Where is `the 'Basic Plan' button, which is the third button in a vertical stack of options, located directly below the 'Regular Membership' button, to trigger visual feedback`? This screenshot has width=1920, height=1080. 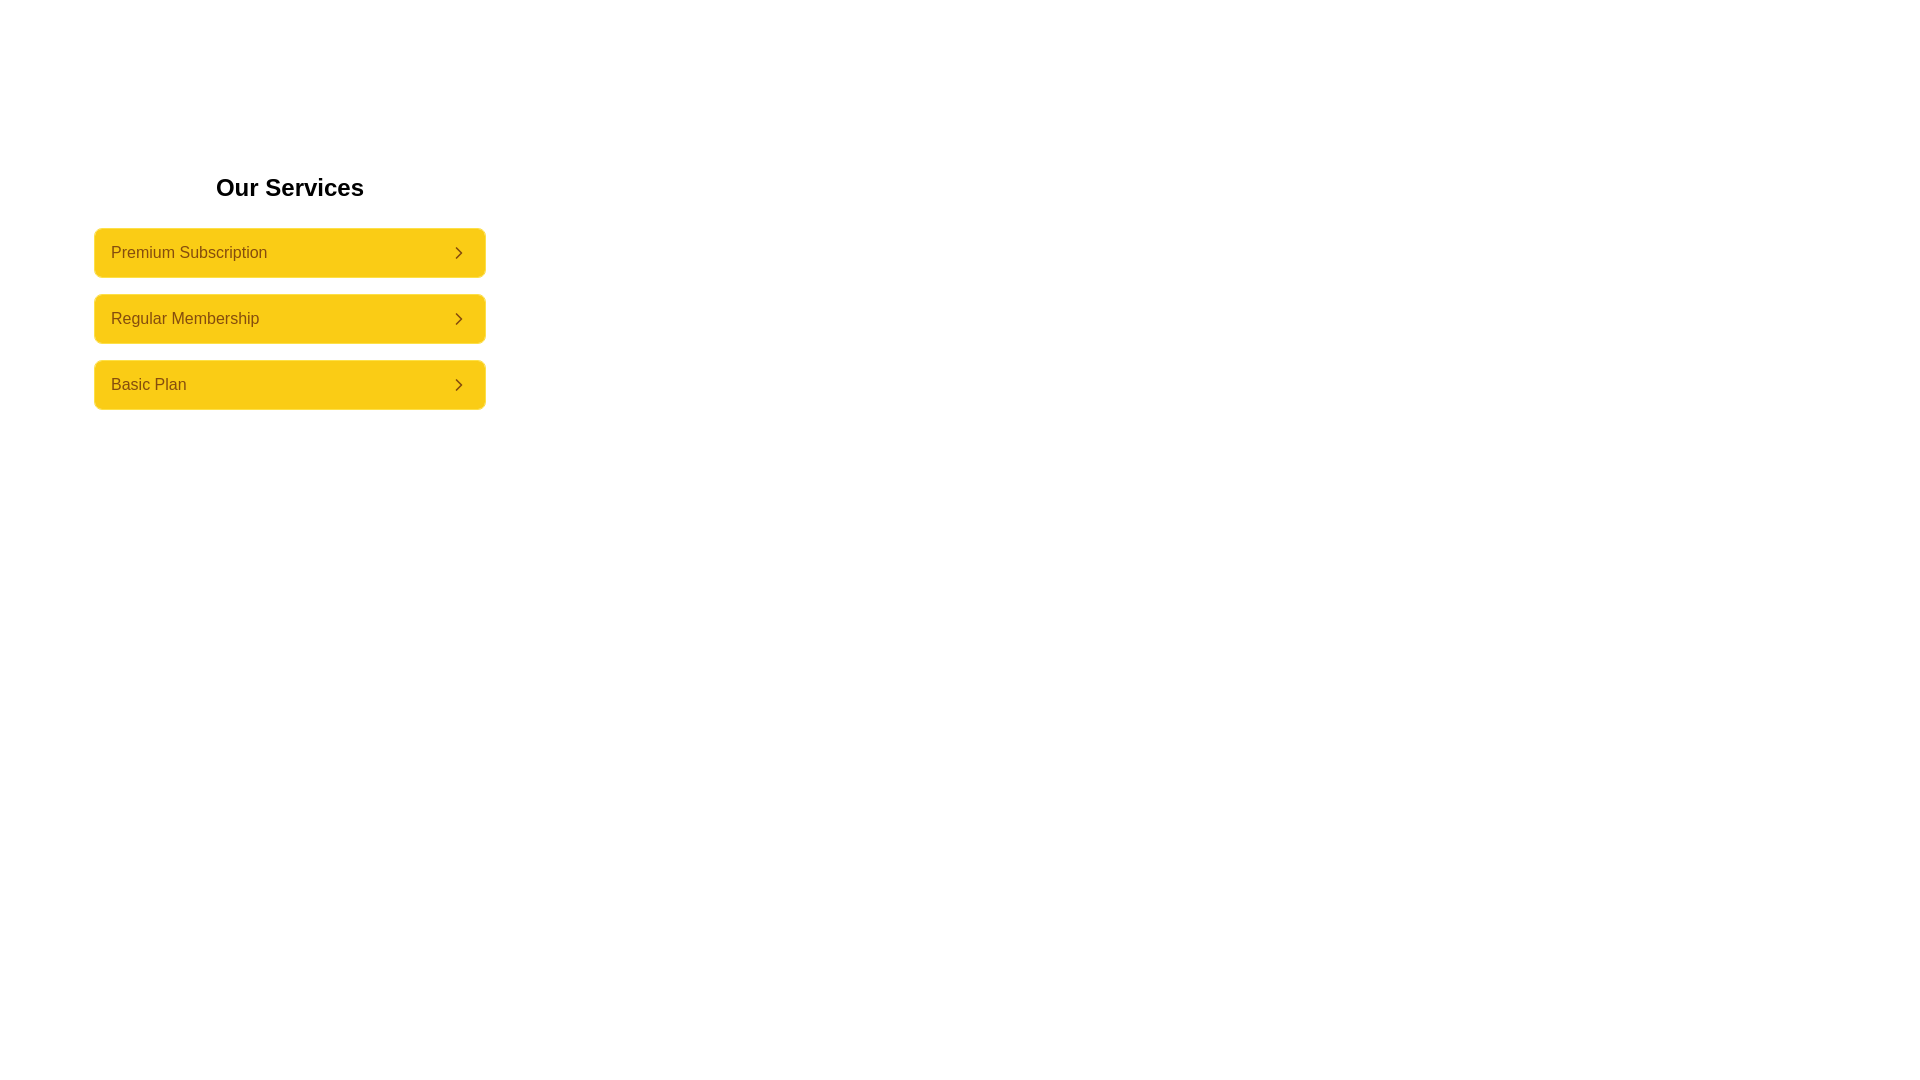
the 'Basic Plan' button, which is the third button in a vertical stack of options, located directly below the 'Regular Membership' button, to trigger visual feedback is located at coordinates (288, 385).